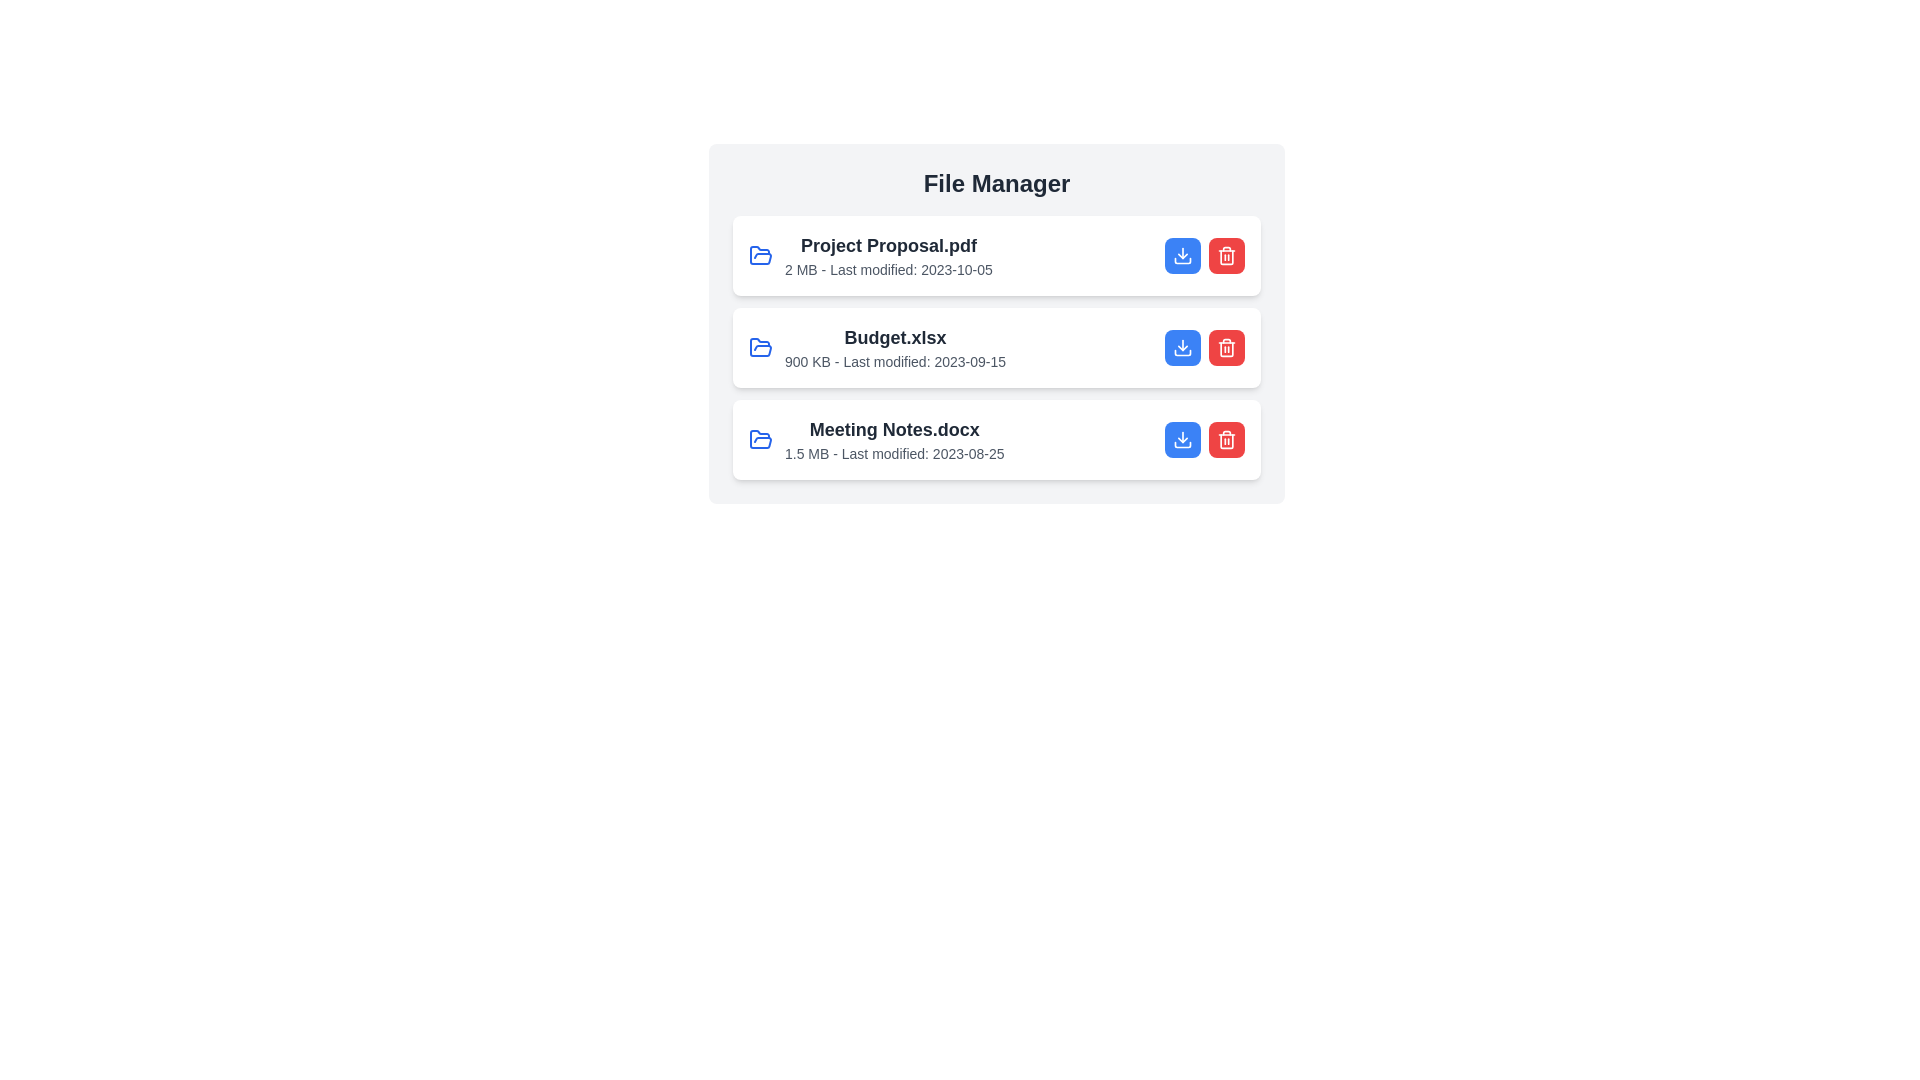 The height and width of the screenshot is (1080, 1920). I want to click on the file Project Proposal.pdf by clicking its corresponding delete button, so click(1226, 254).